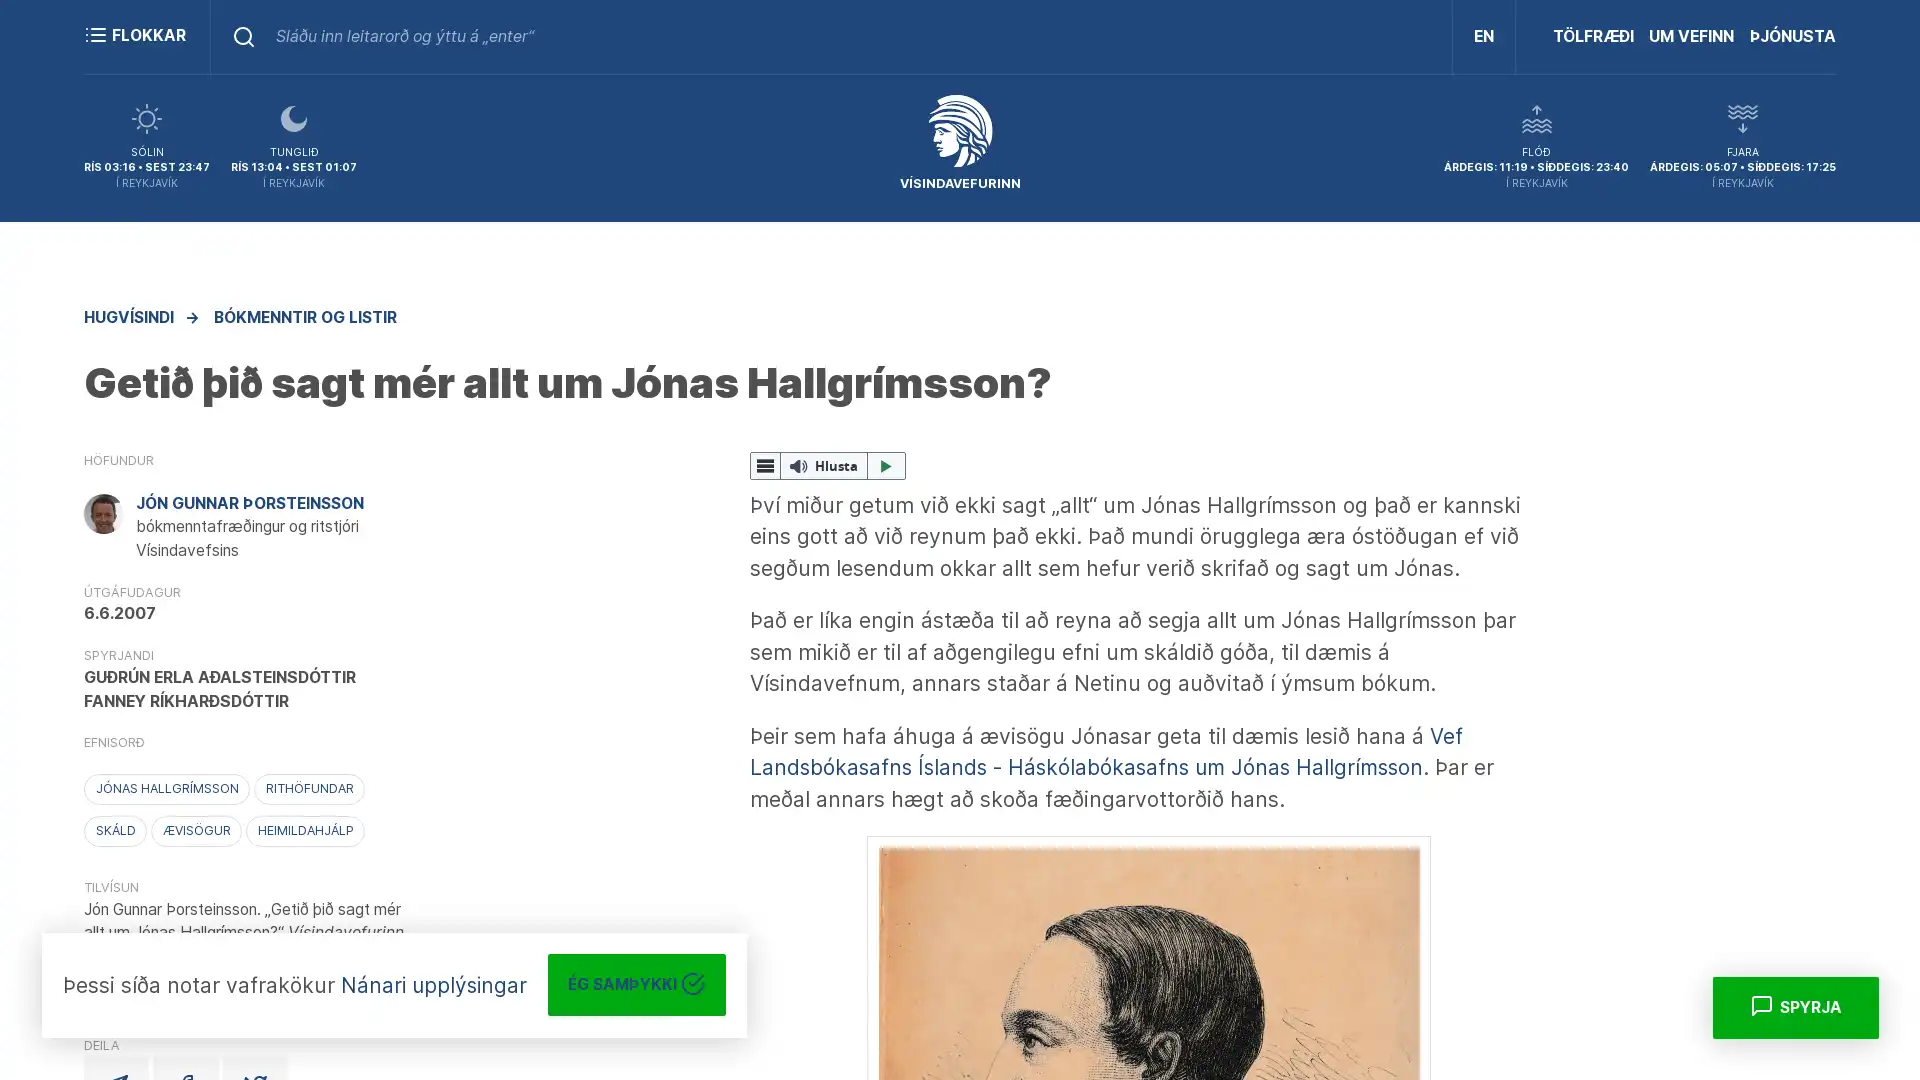 This screenshot has height=1080, width=1920. I want to click on ReadSpeaker webReader: Hlusta me webReader, so click(828, 465).